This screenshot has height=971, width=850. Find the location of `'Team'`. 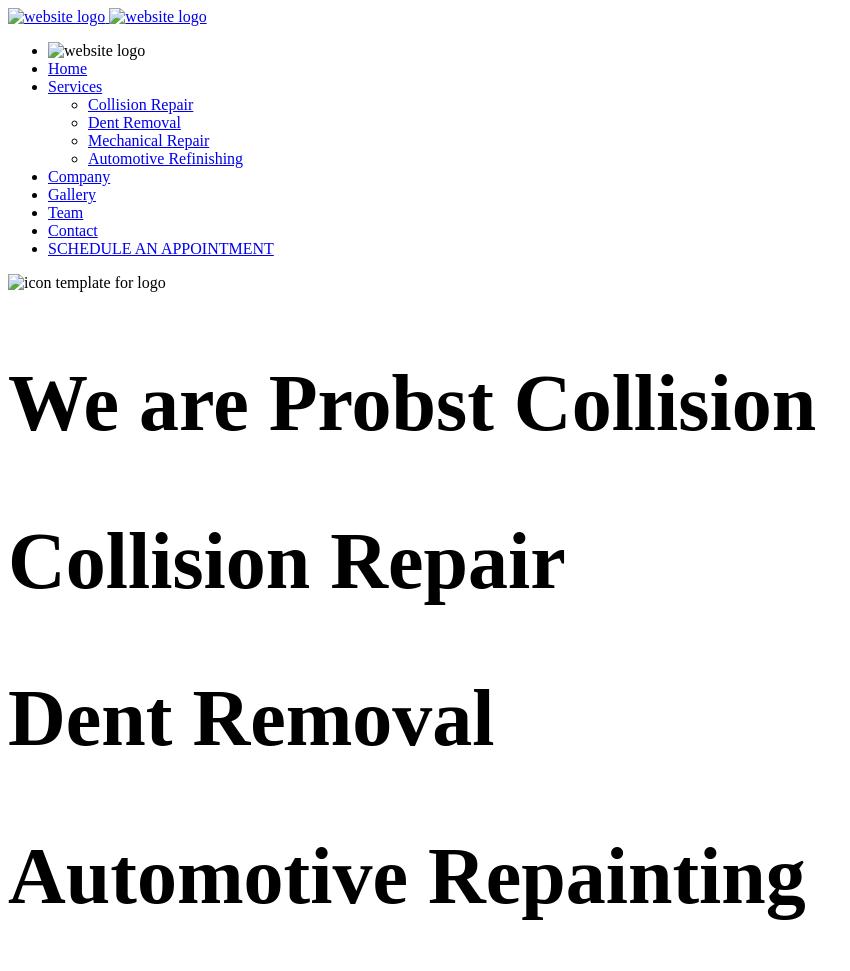

'Team' is located at coordinates (48, 211).